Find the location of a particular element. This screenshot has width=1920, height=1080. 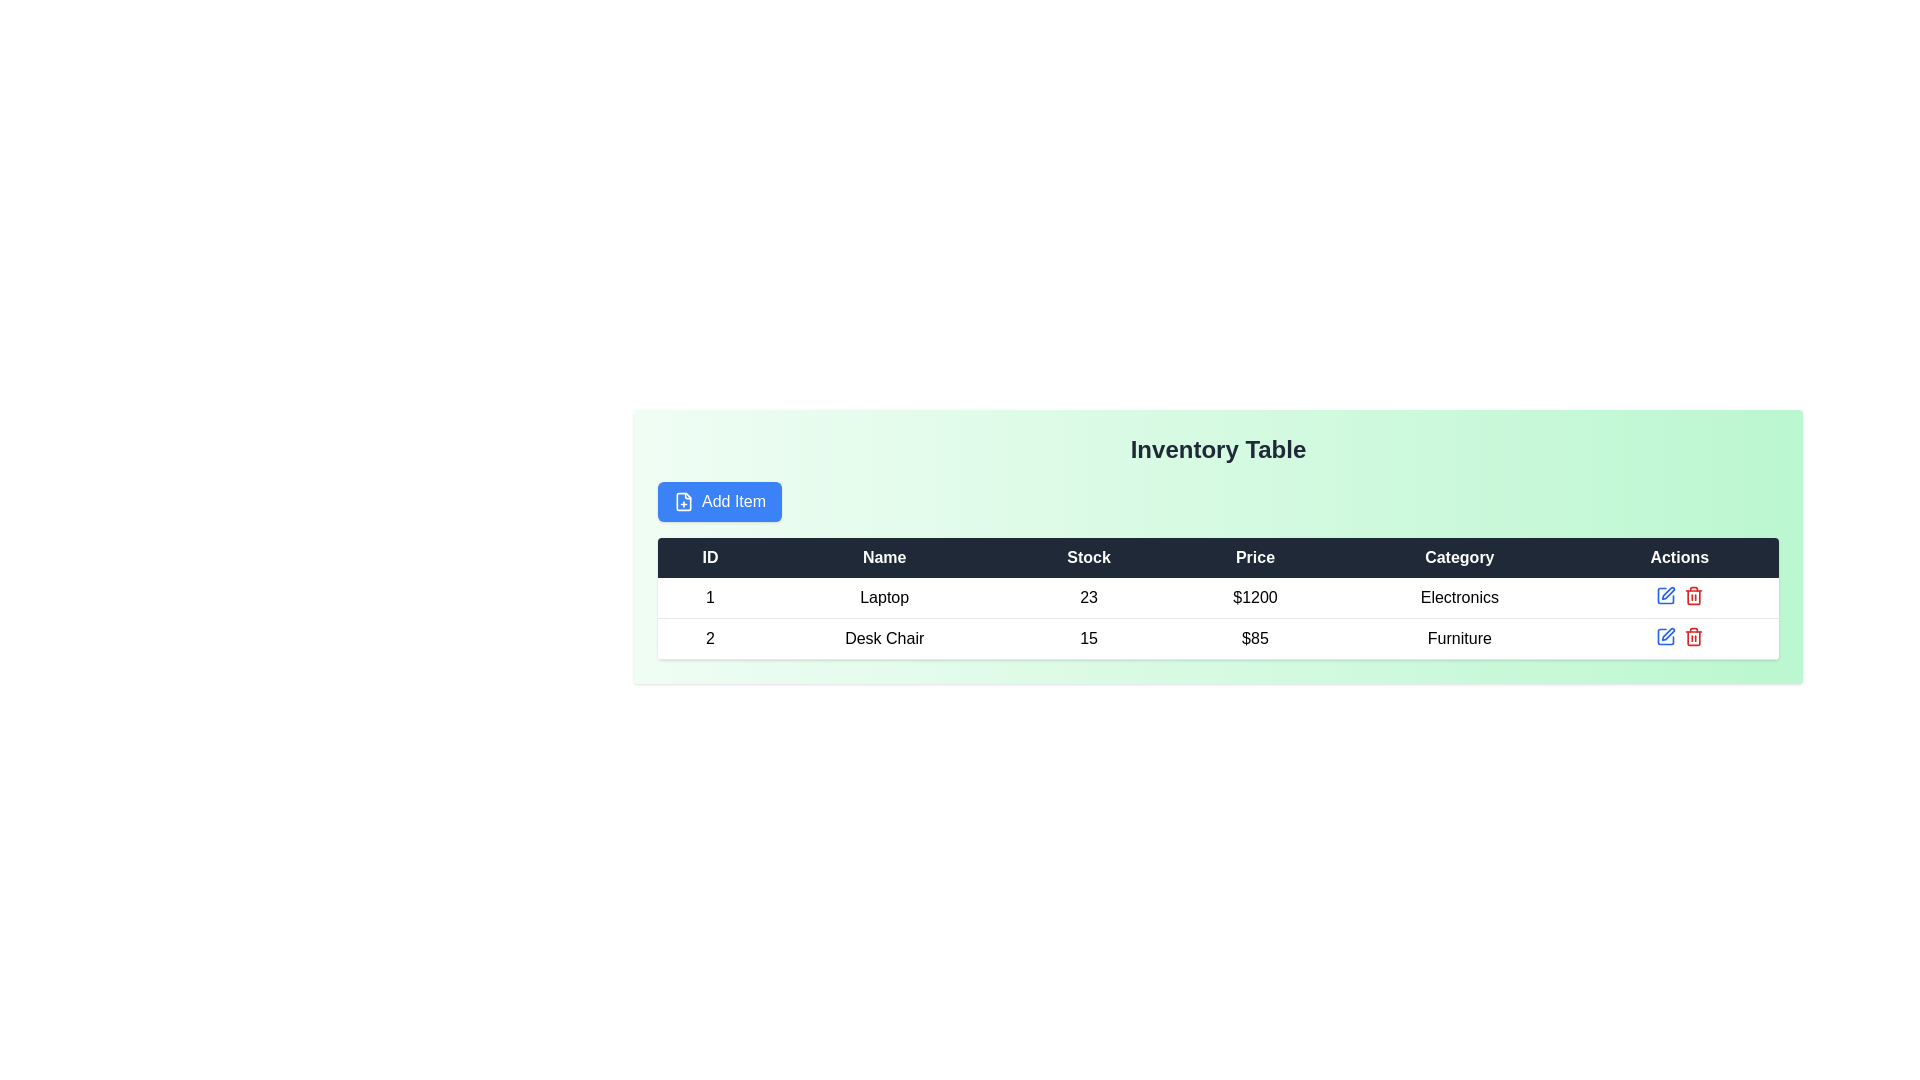

the second edit icon in the 'Actions' column, represented by a pen and ruler is located at coordinates (1668, 634).